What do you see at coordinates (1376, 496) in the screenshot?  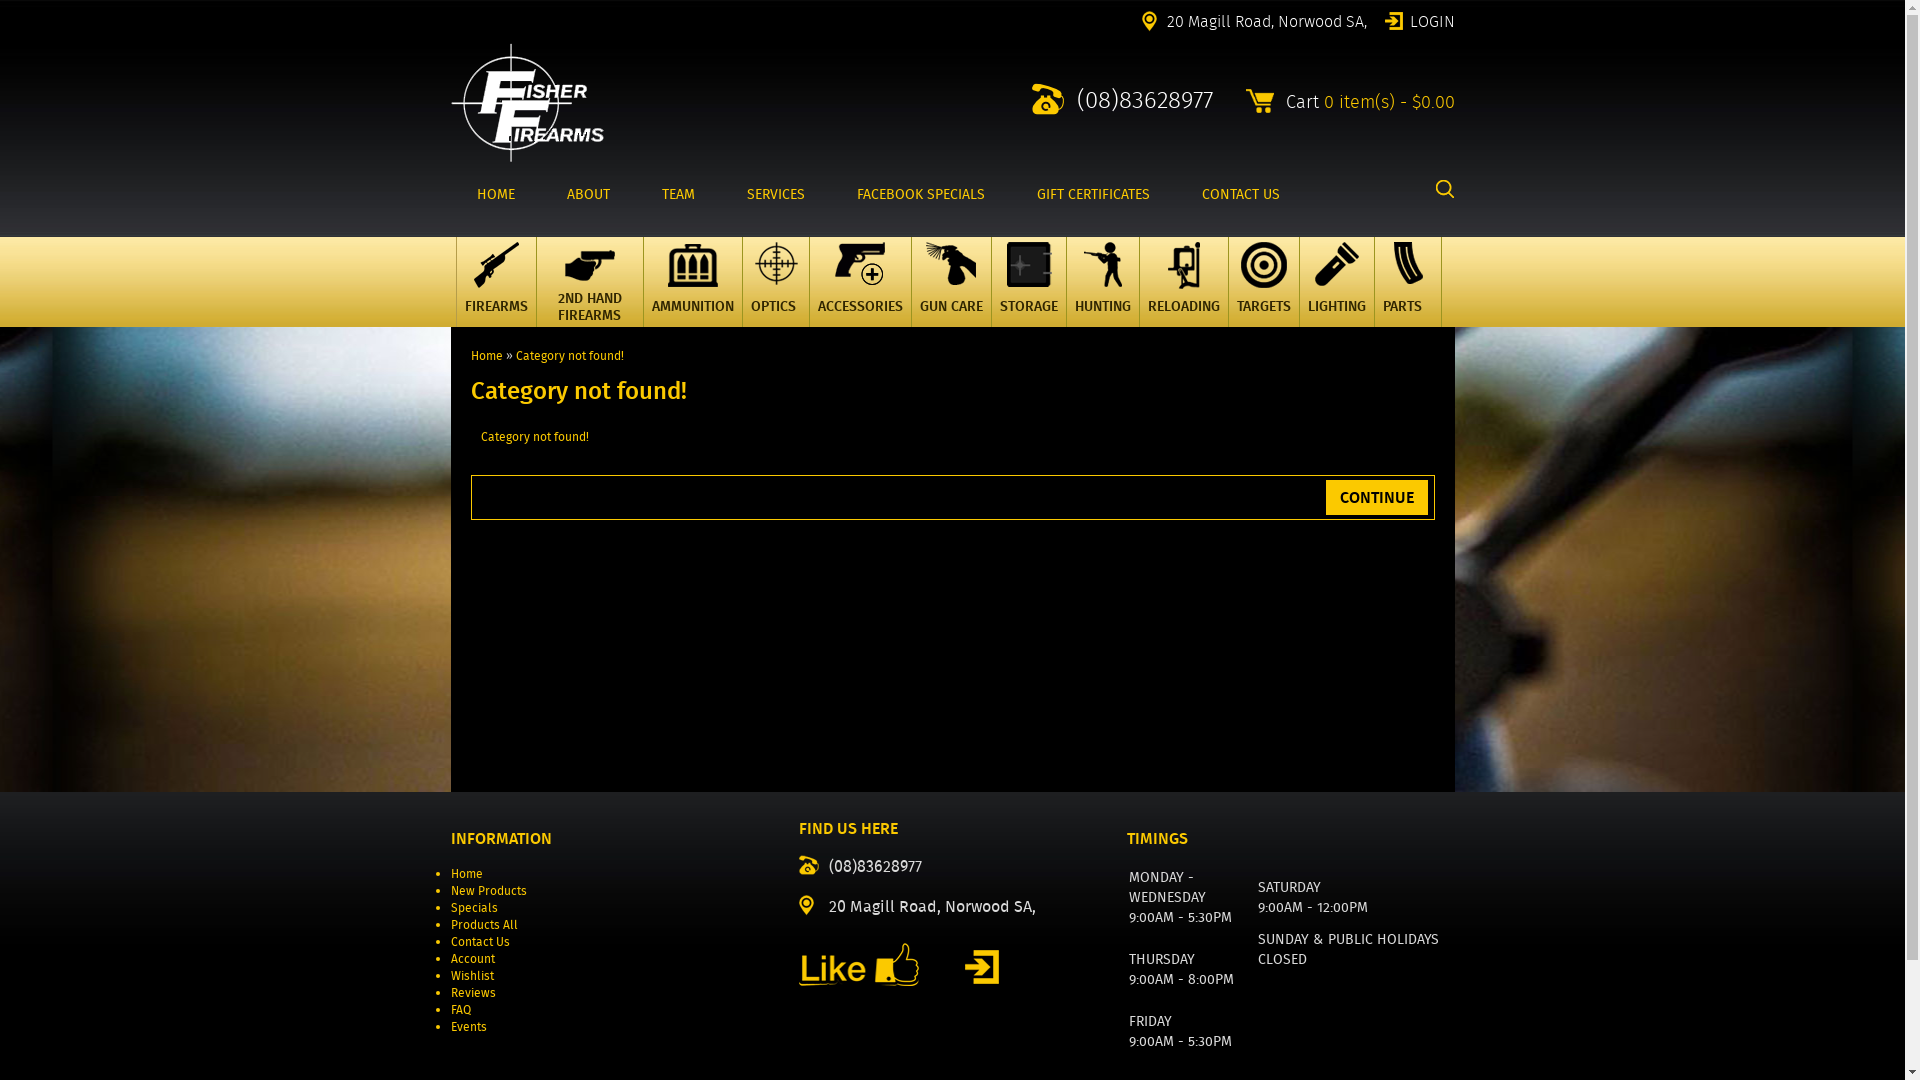 I see `'CONTINUE'` at bounding box center [1376, 496].